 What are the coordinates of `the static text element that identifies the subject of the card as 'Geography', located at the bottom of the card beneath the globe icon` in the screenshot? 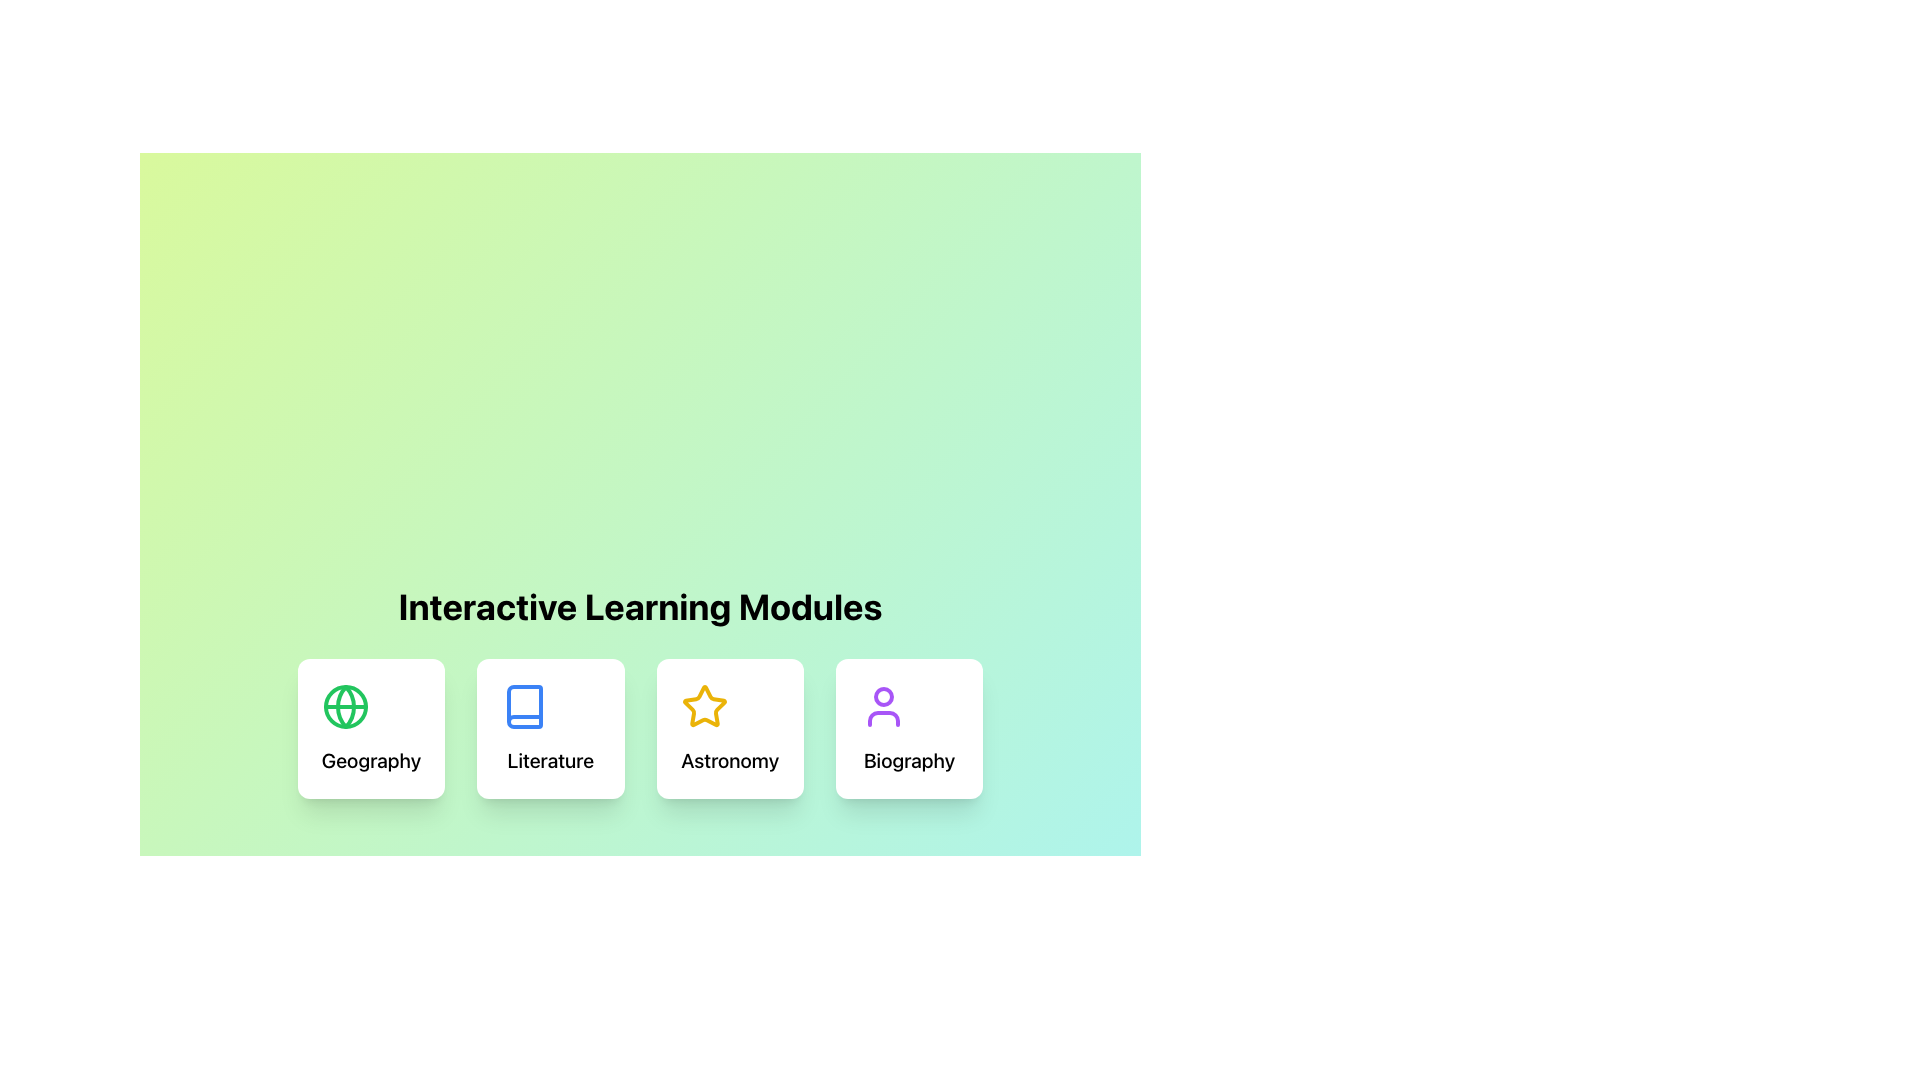 It's located at (371, 760).